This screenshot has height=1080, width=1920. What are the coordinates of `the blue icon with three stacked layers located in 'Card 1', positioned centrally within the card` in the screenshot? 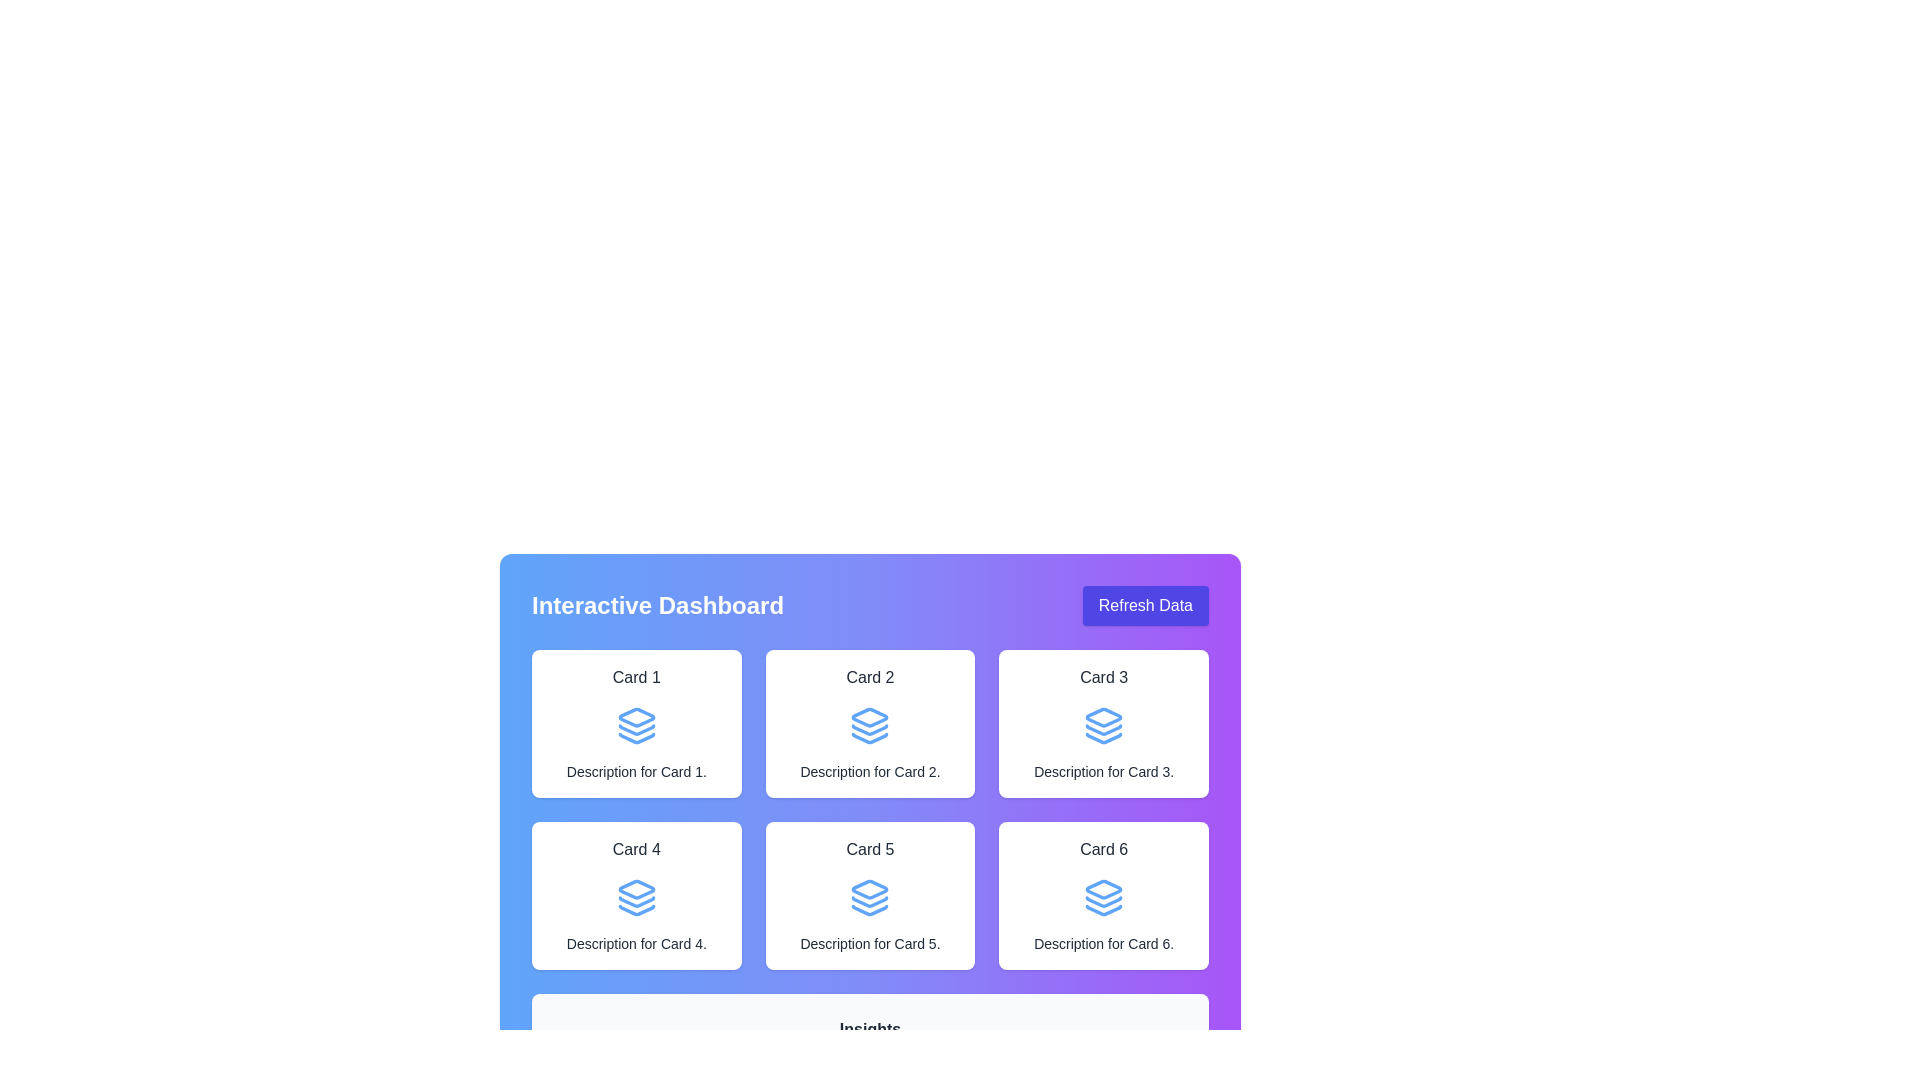 It's located at (635, 725).